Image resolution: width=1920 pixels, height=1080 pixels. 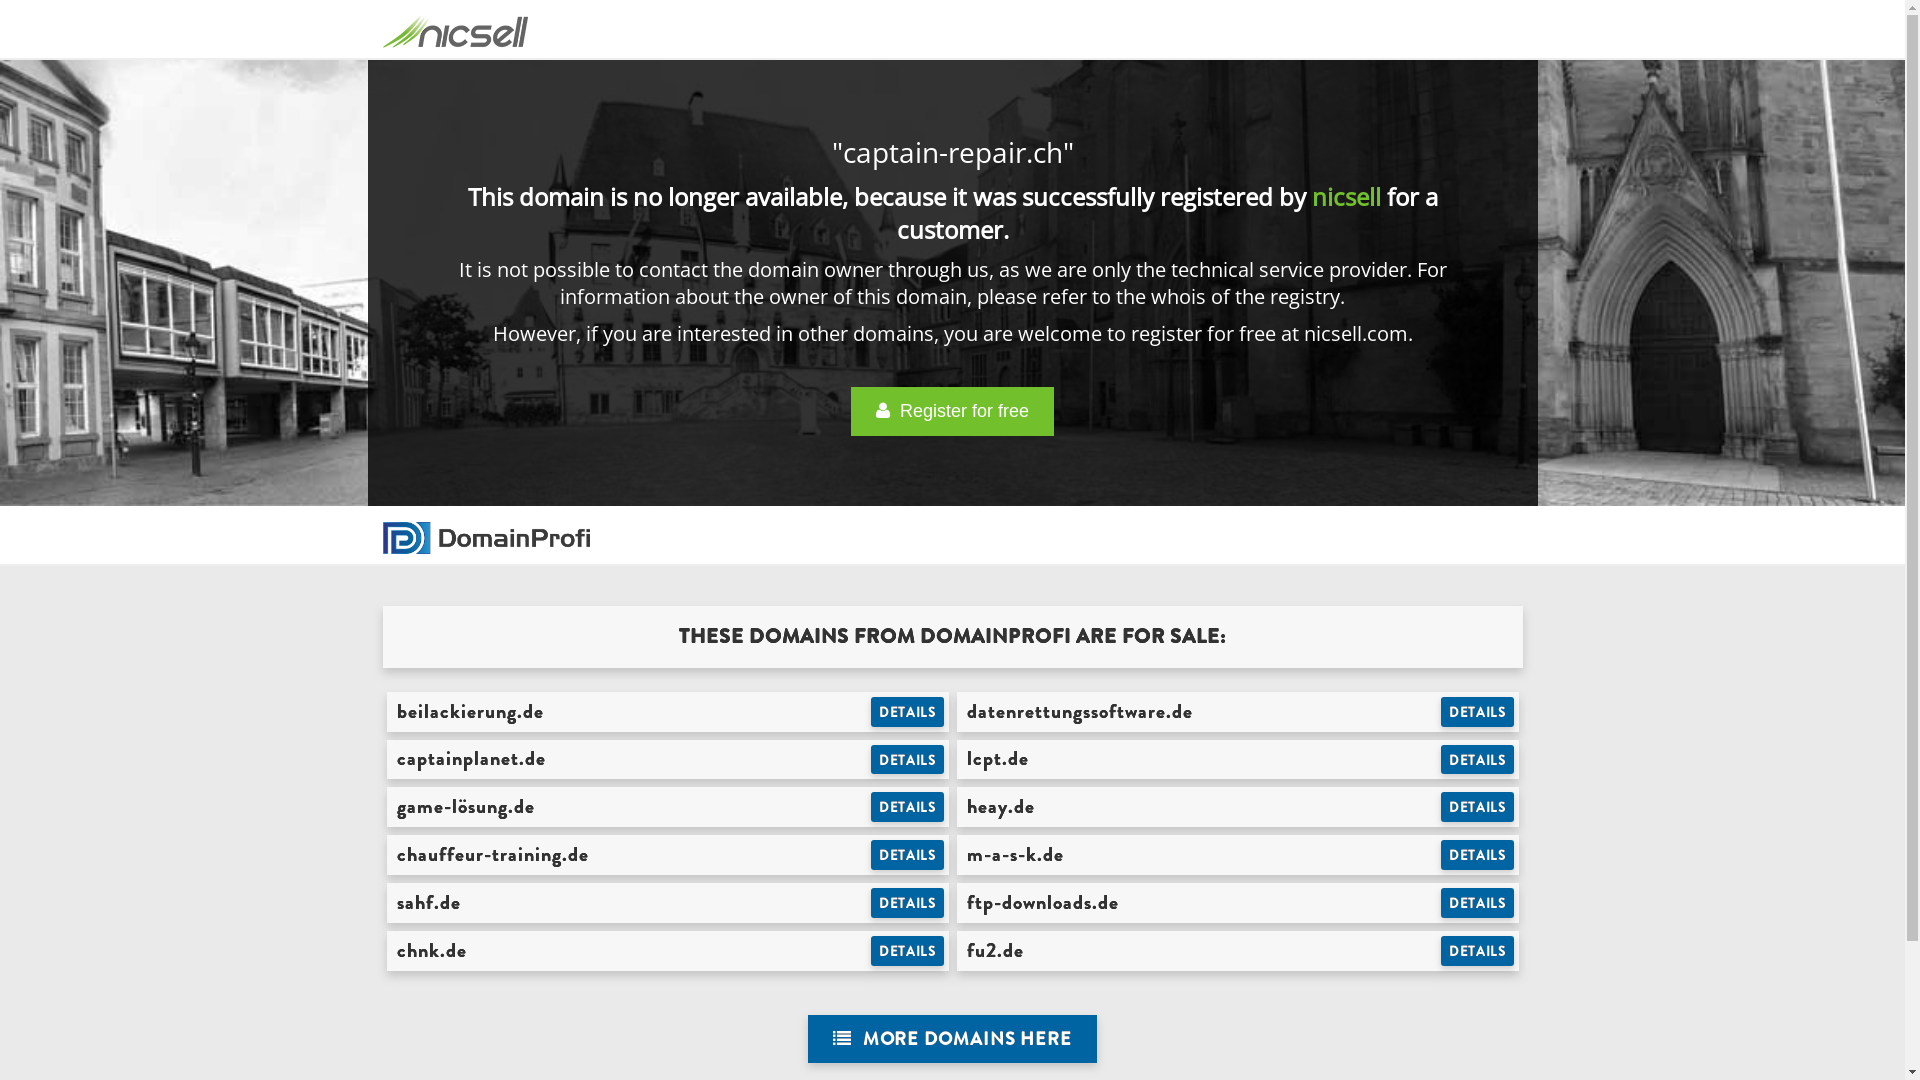 I want to click on 'DETAILS', so click(x=1477, y=902).